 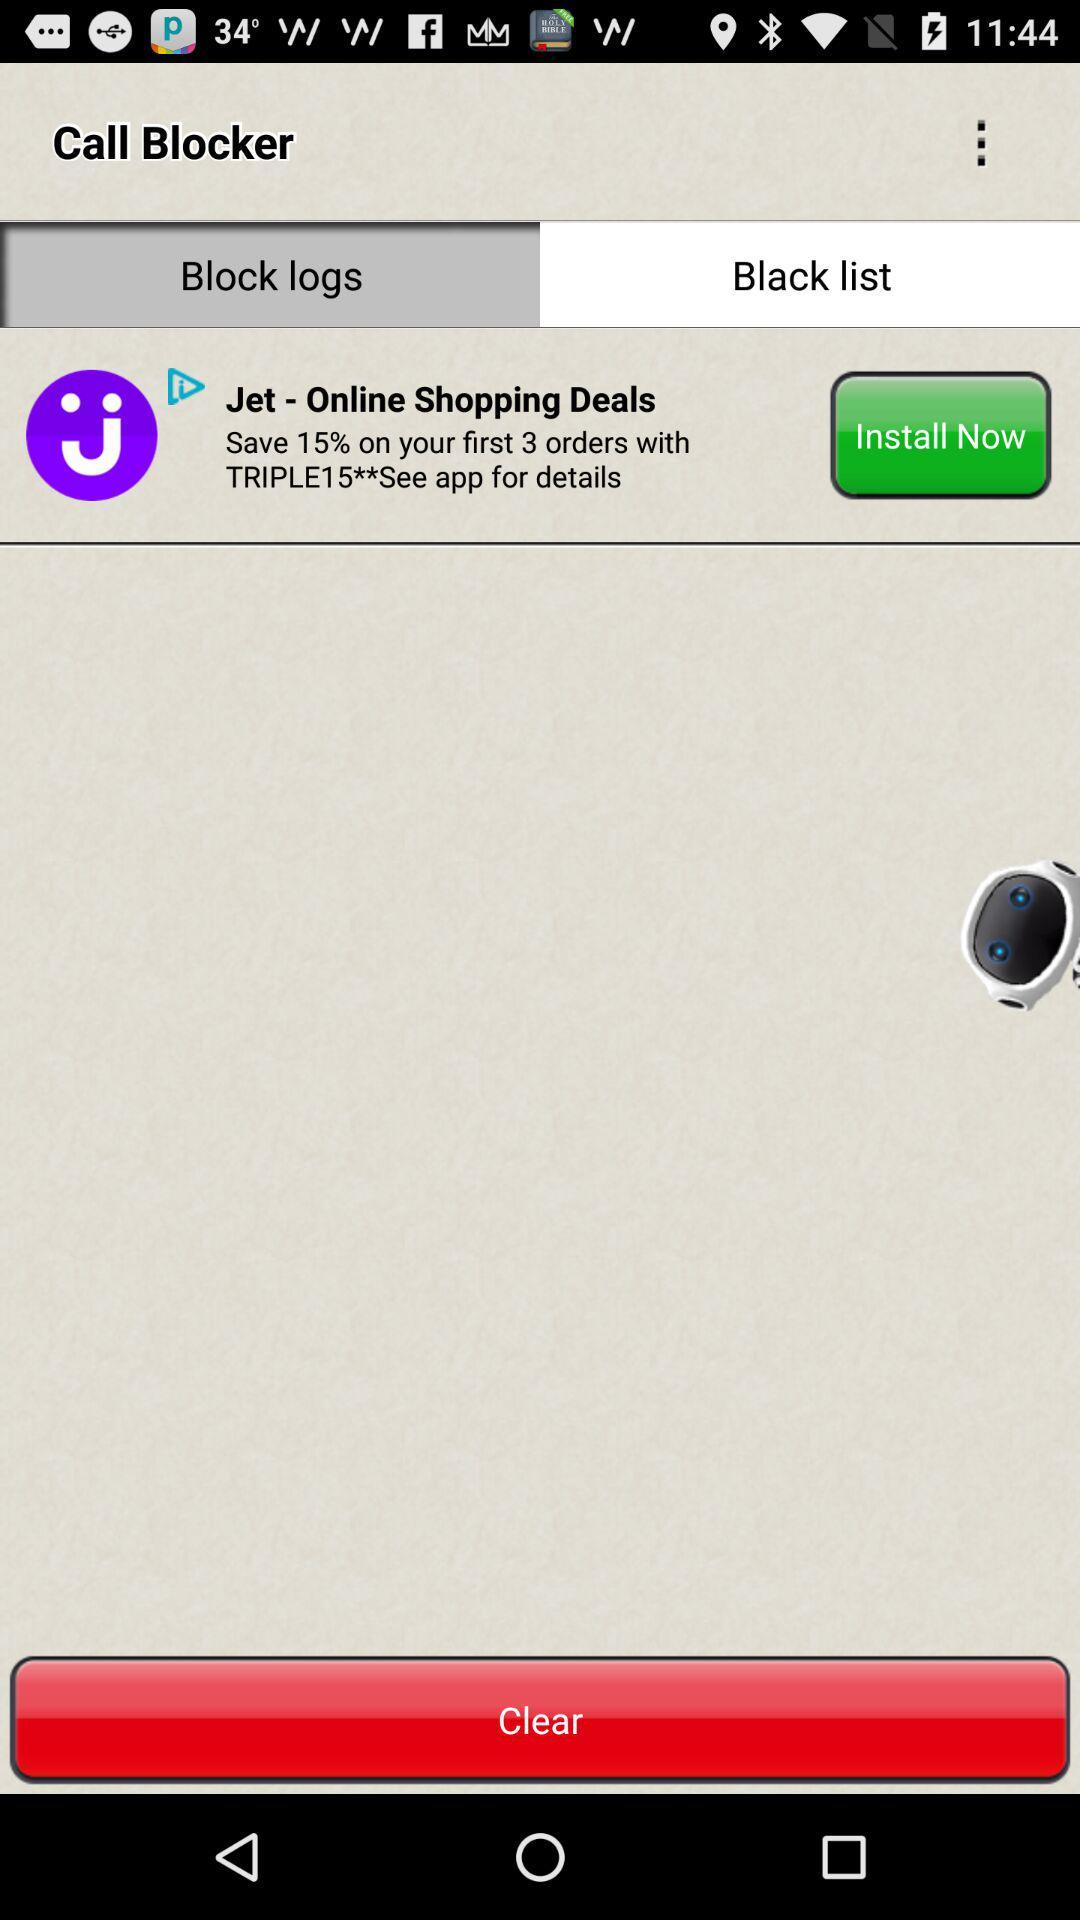 What do you see at coordinates (439, 398) in the screenshot?
I see `icon above save 15 on icon` at bounding box center [439, 398].